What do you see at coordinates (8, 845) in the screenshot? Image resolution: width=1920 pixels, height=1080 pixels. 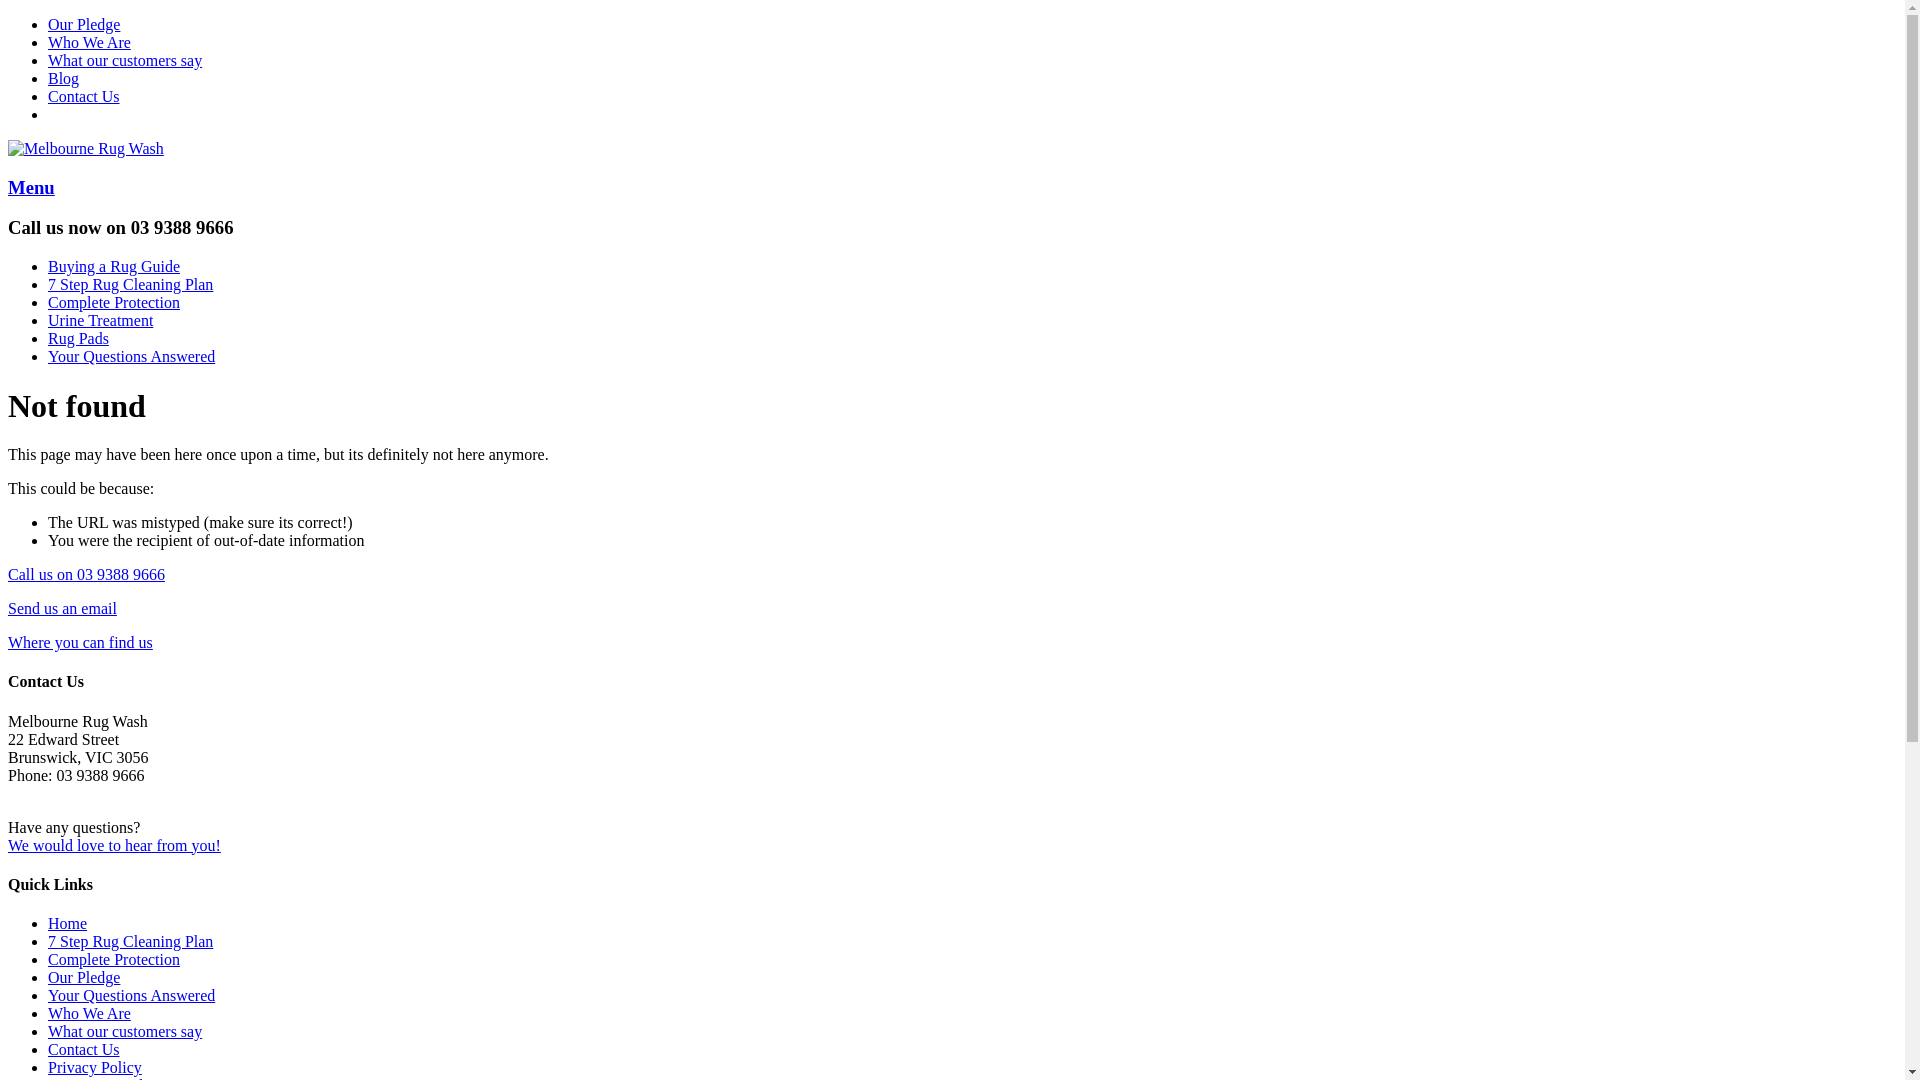 I see `'We would love to hear from you!'` at bounding box center [8, 845].